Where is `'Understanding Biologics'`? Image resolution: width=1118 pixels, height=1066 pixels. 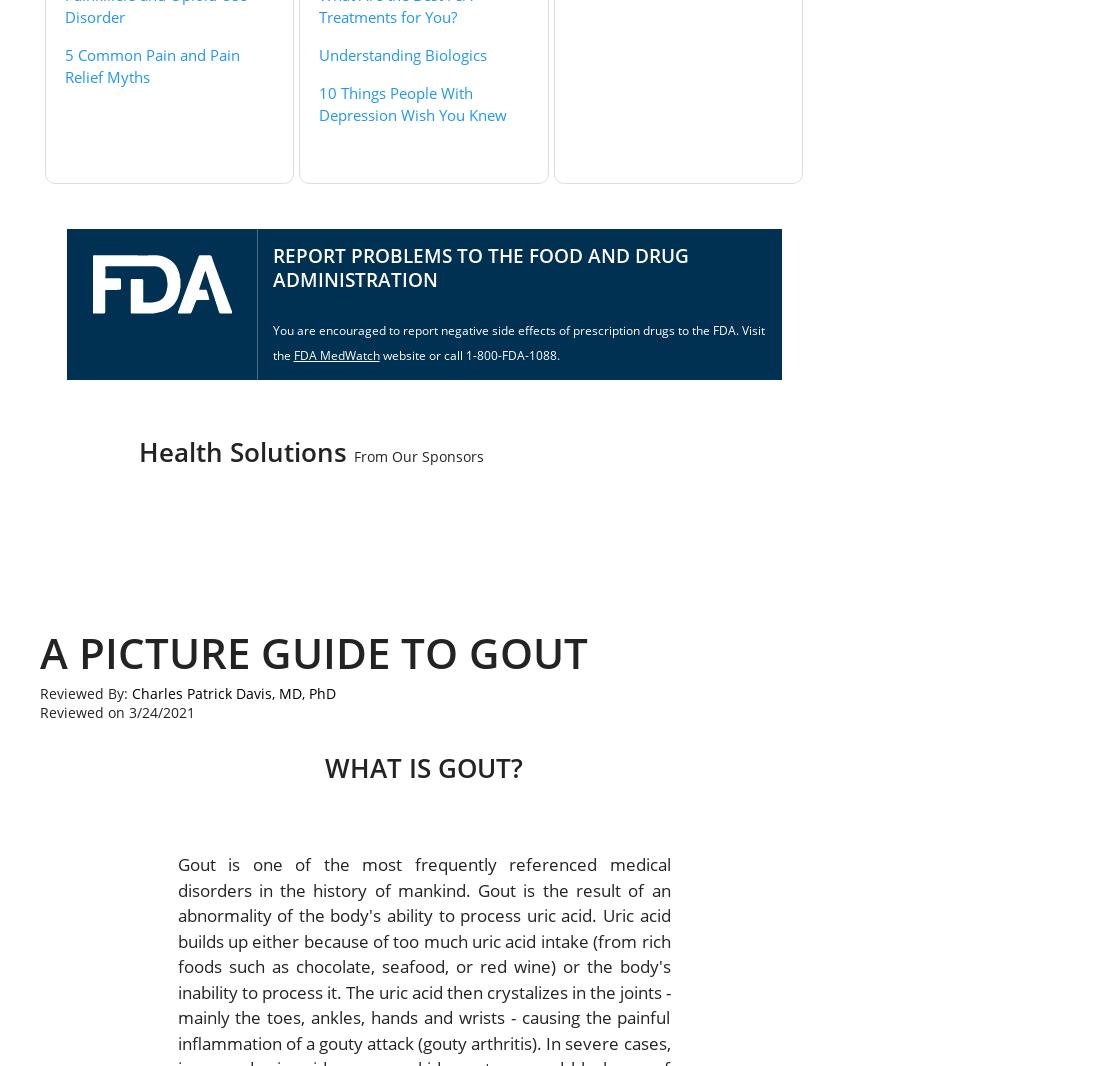
'Understanding Biologics' is located at coordinates (402, 53).